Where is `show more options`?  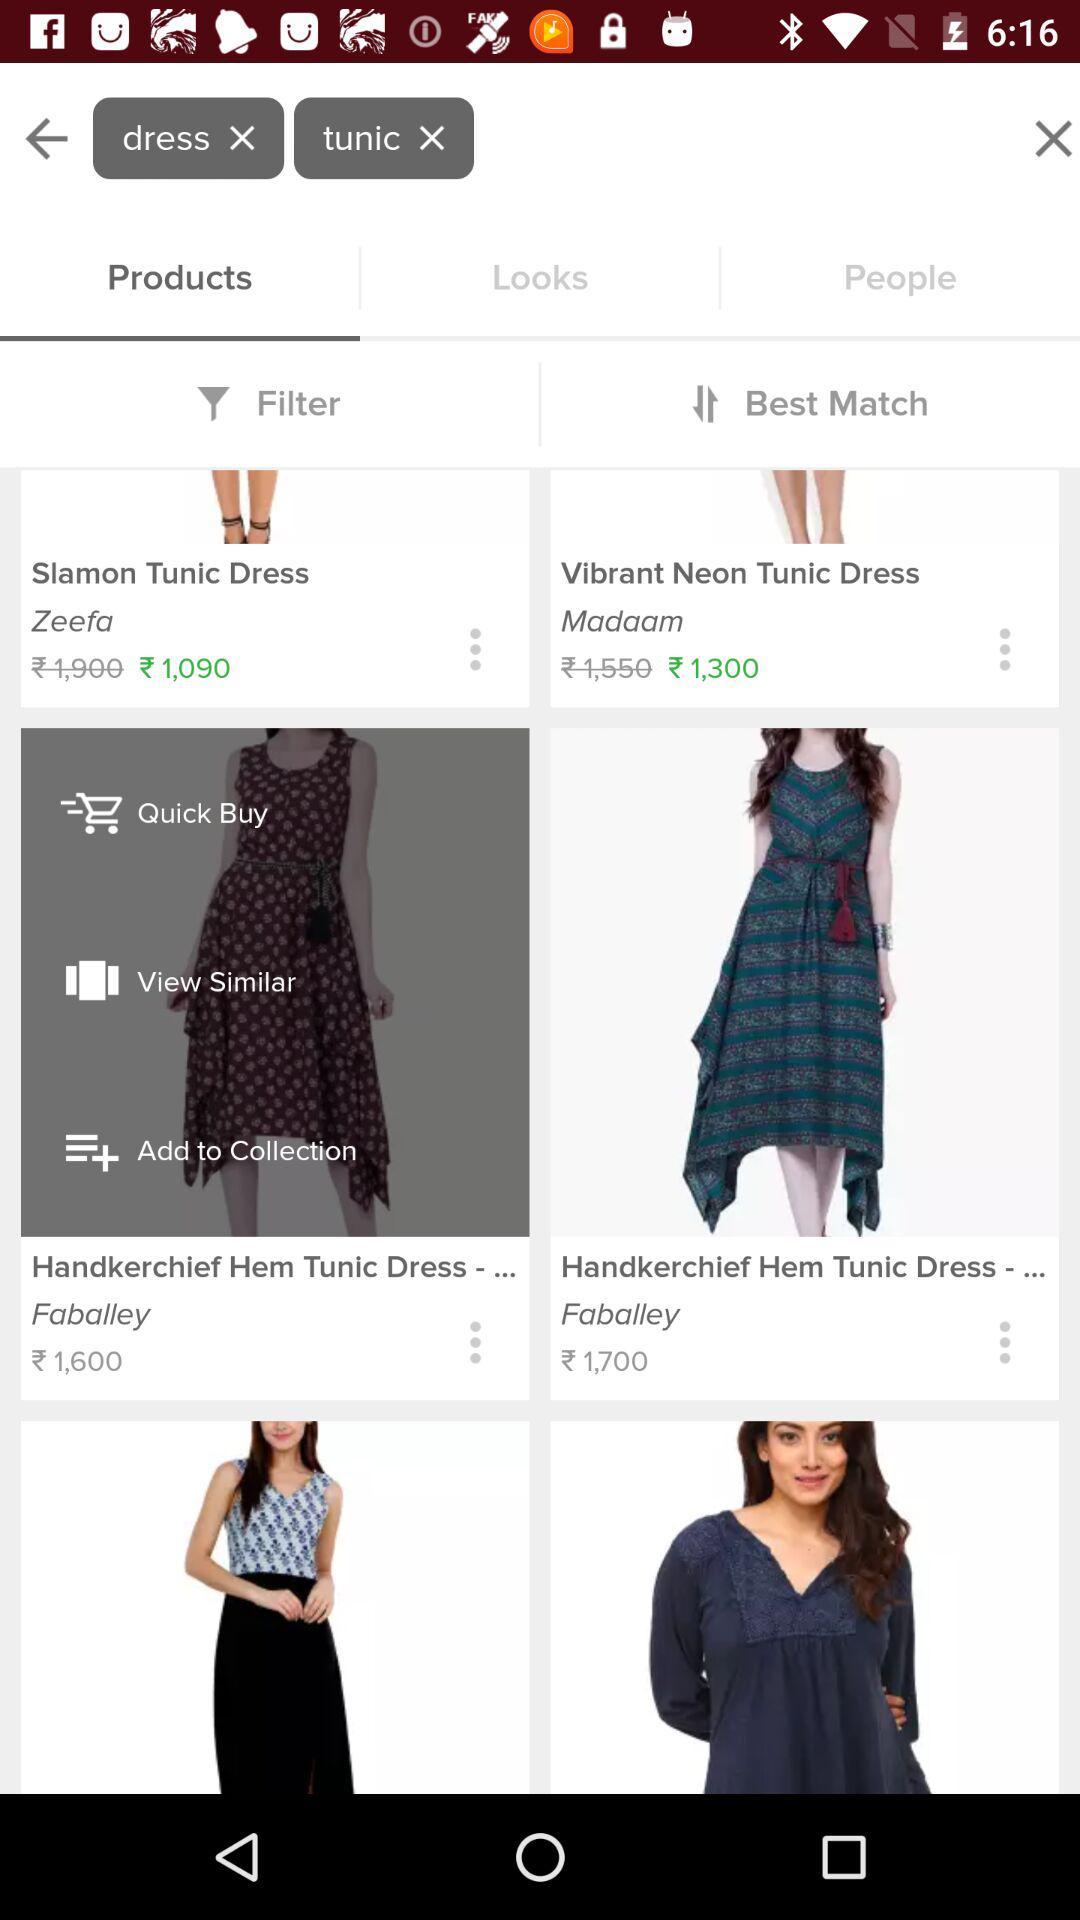 show more options is located at coordinates (475, 649).